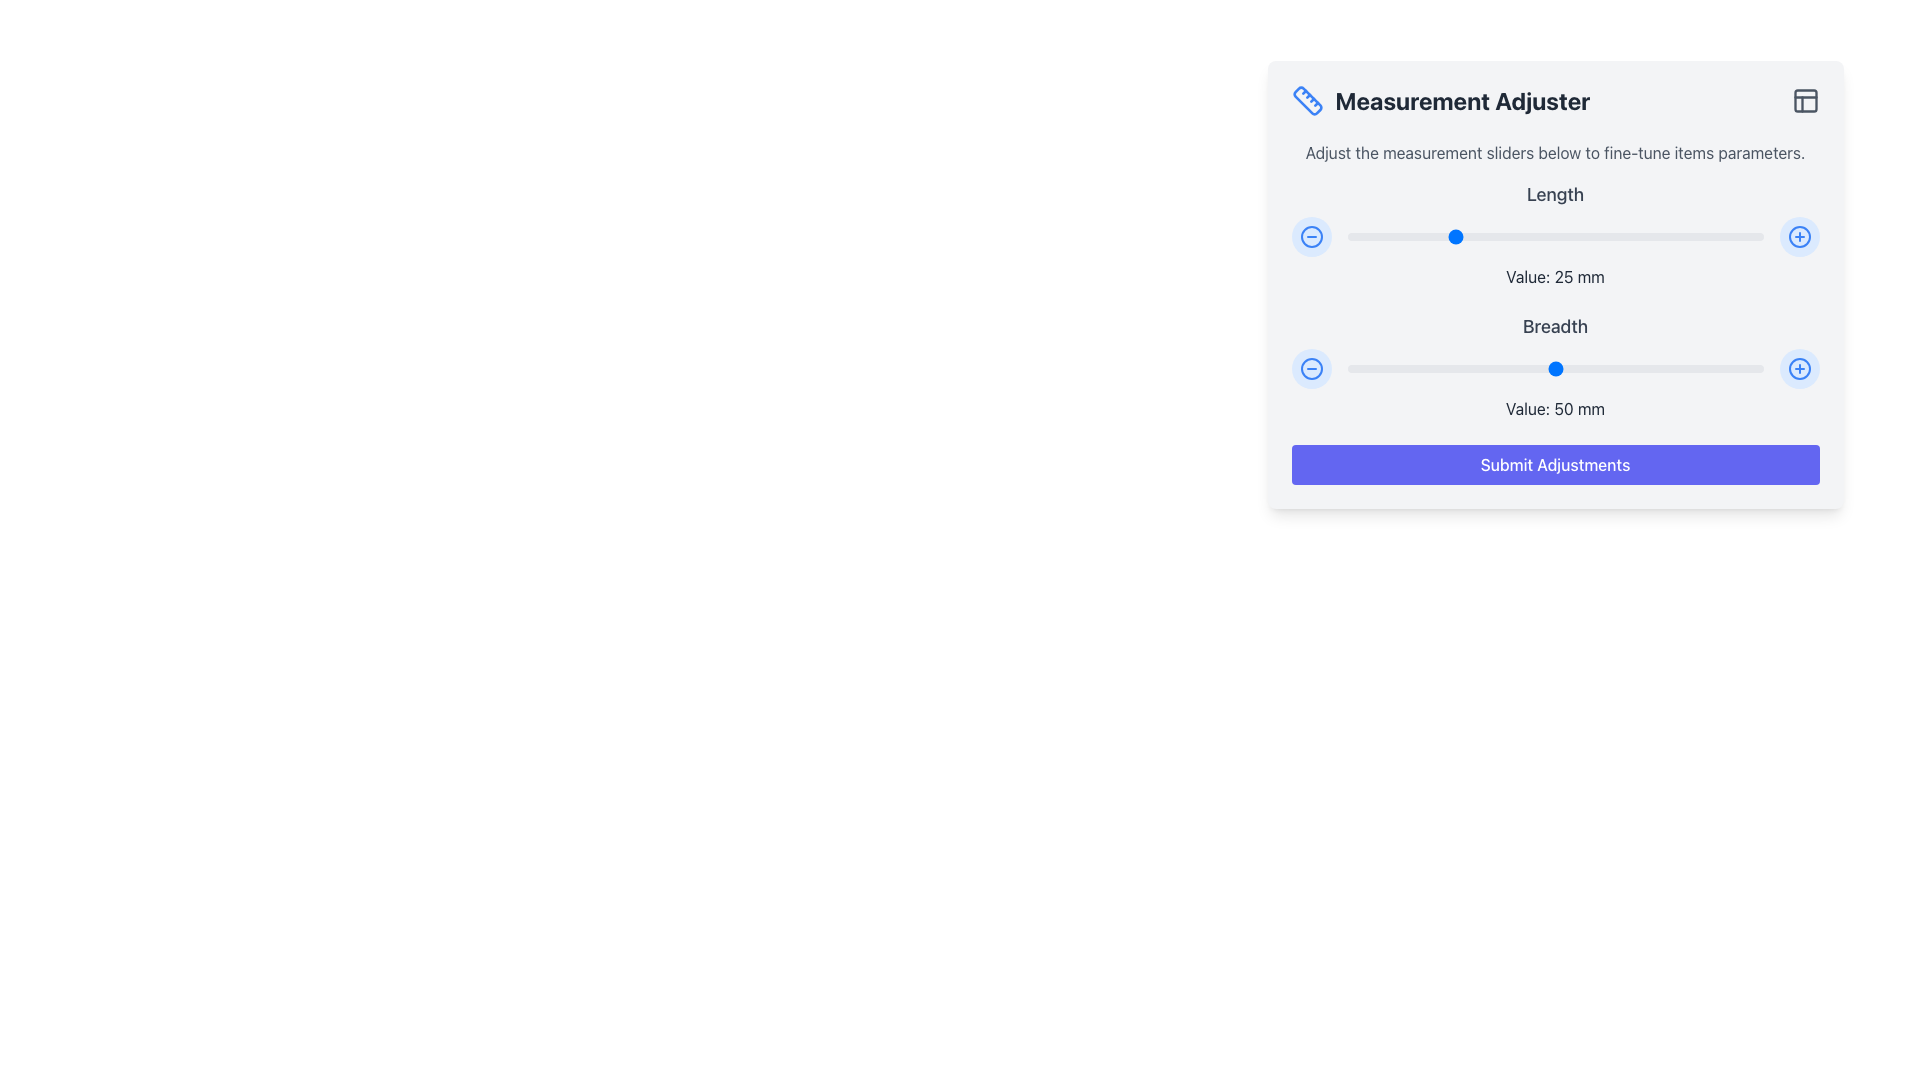 Image resolution: width=1920 pixels, height=1080 pixels. I want to click on the length, so click(1421, 235).